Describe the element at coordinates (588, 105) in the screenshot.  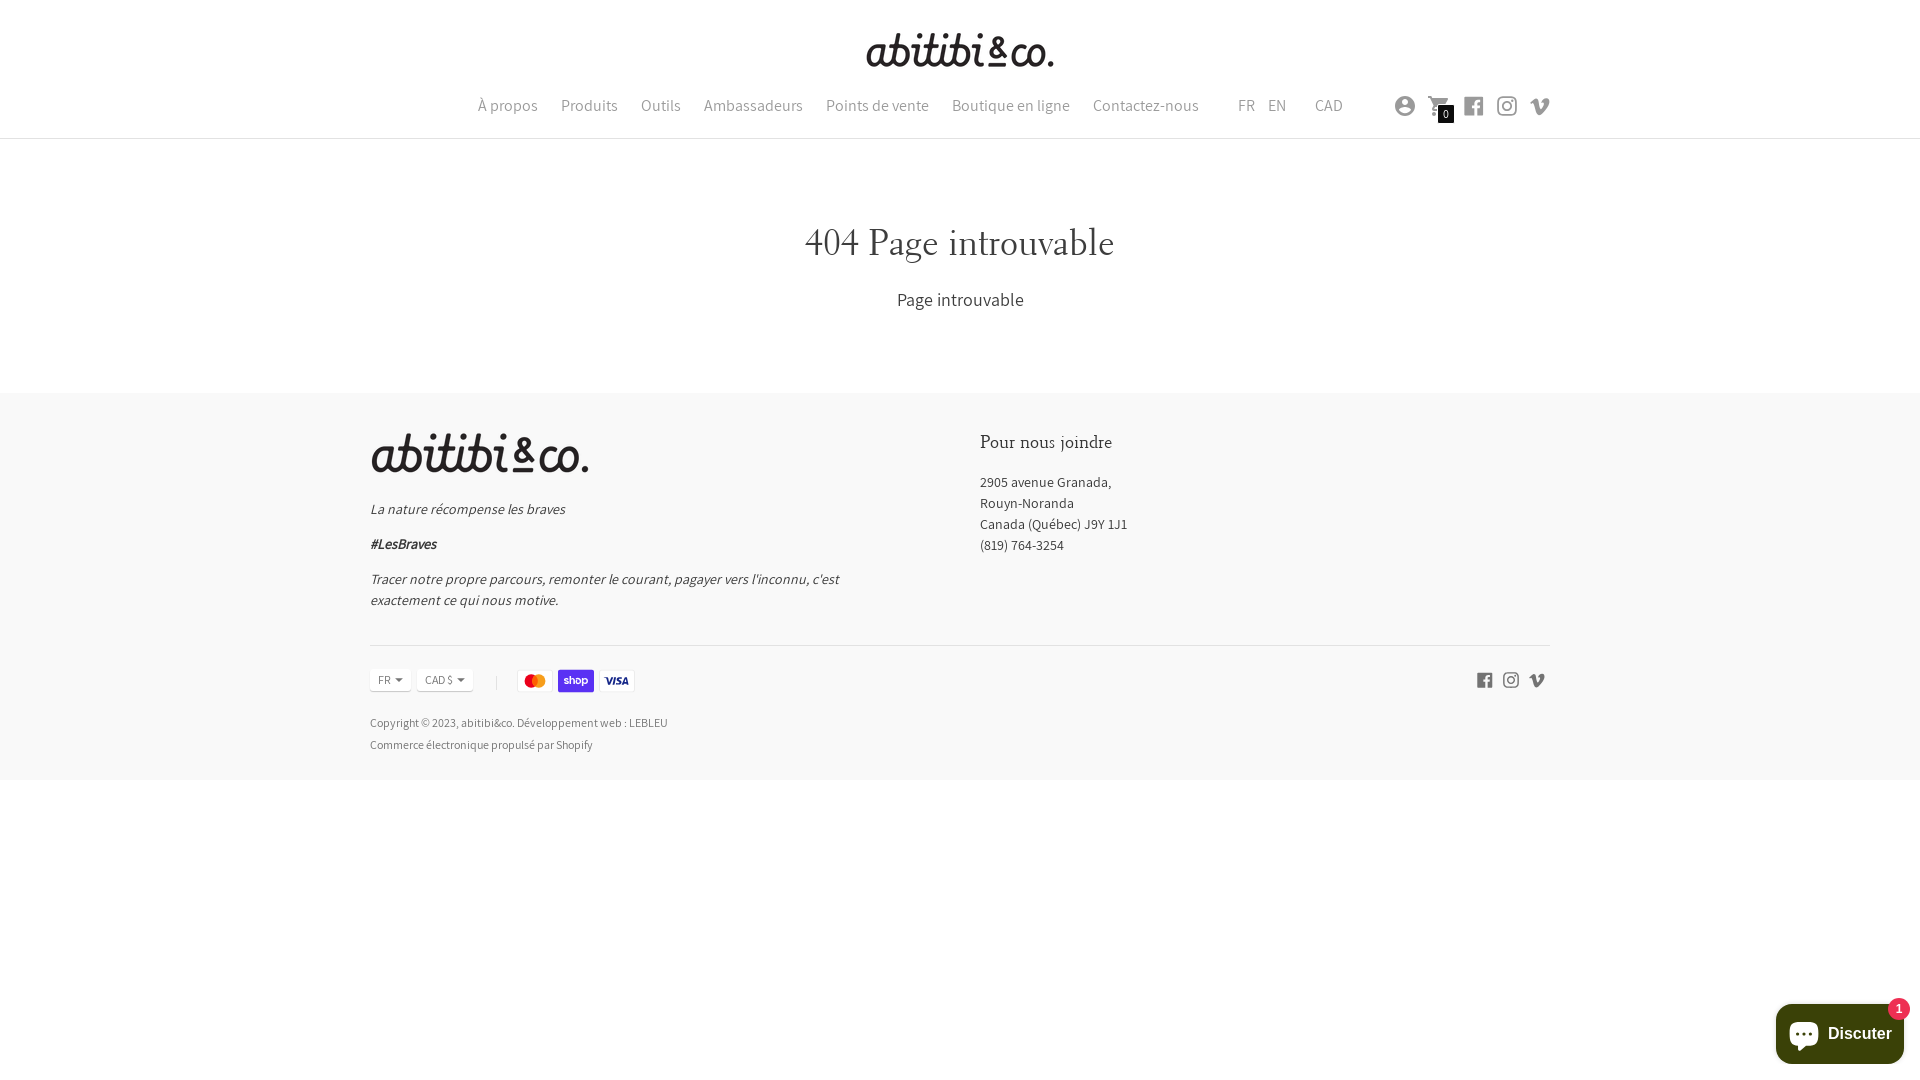
I see `'Produits'` at that location.